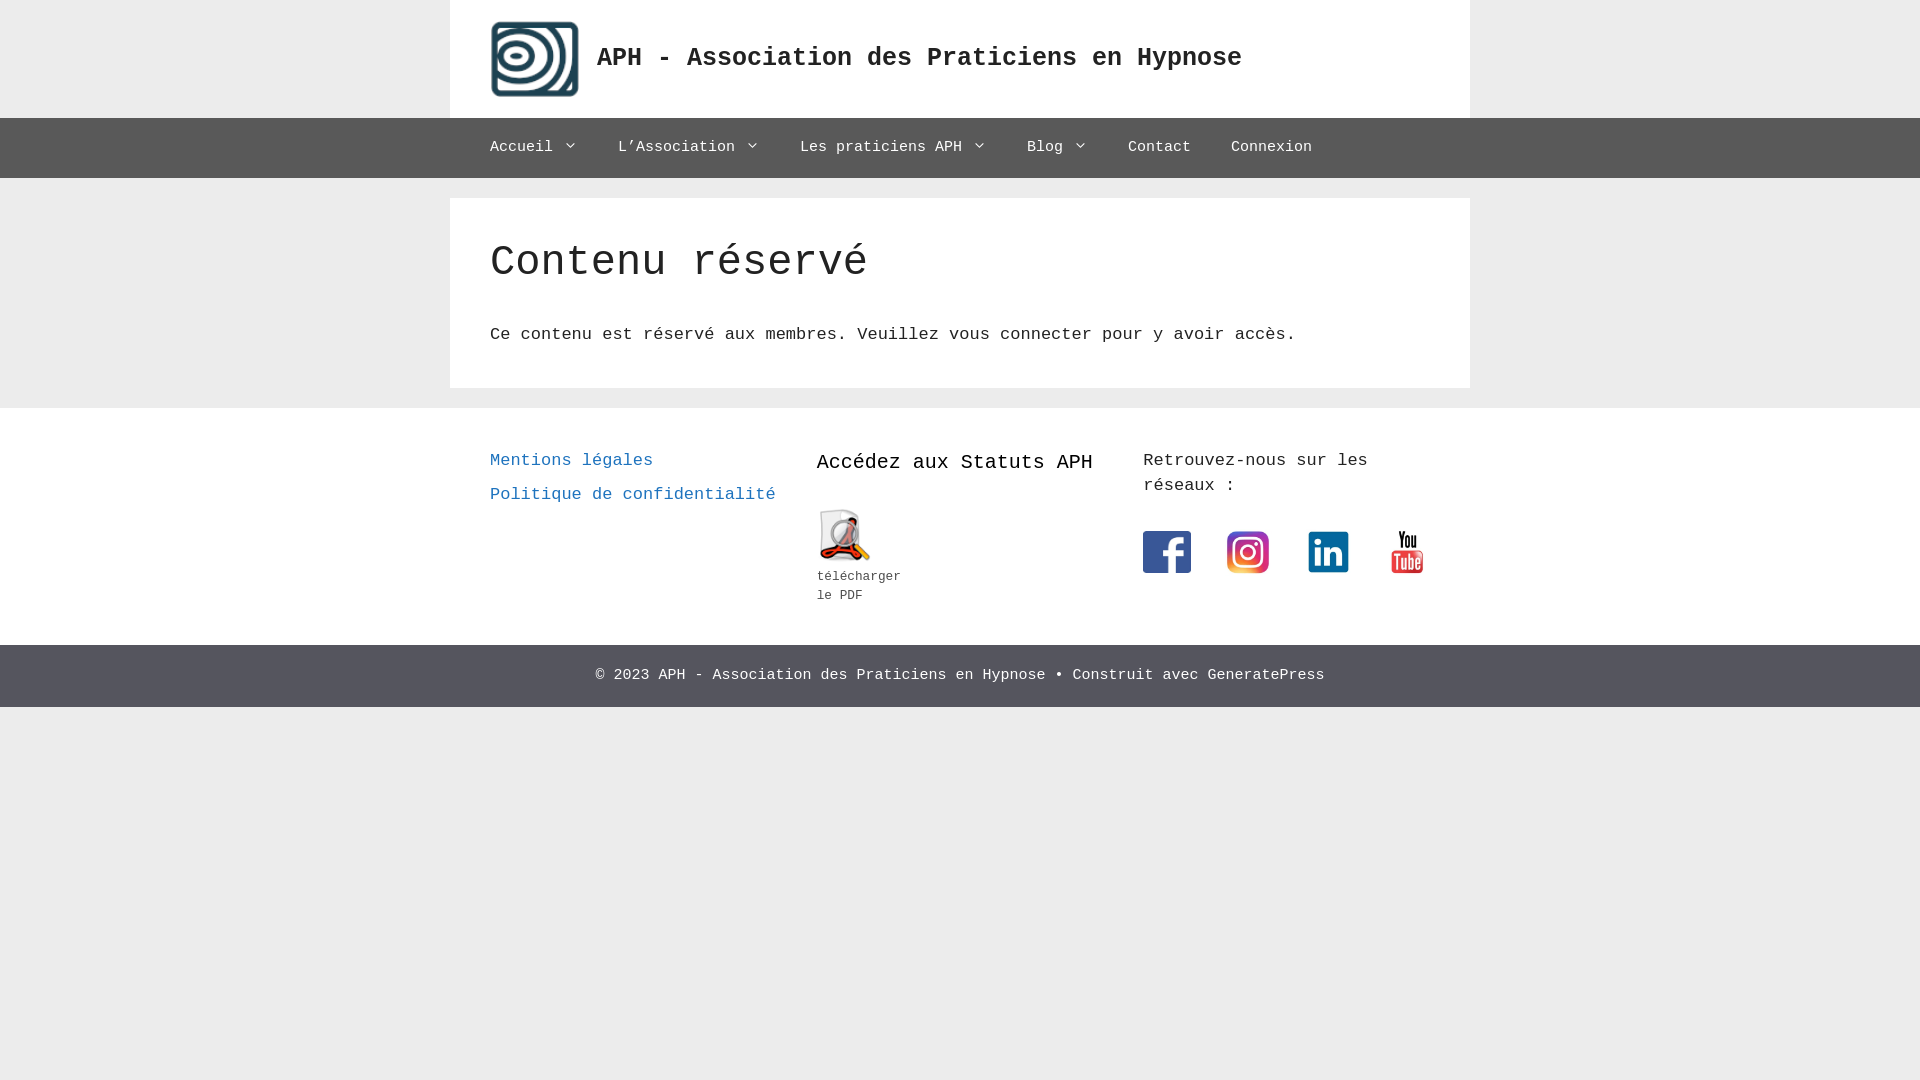 Image resolution: width=1920 pixels, height=1080 pixels. I want to click on 'Contact', so click(1159, 146).